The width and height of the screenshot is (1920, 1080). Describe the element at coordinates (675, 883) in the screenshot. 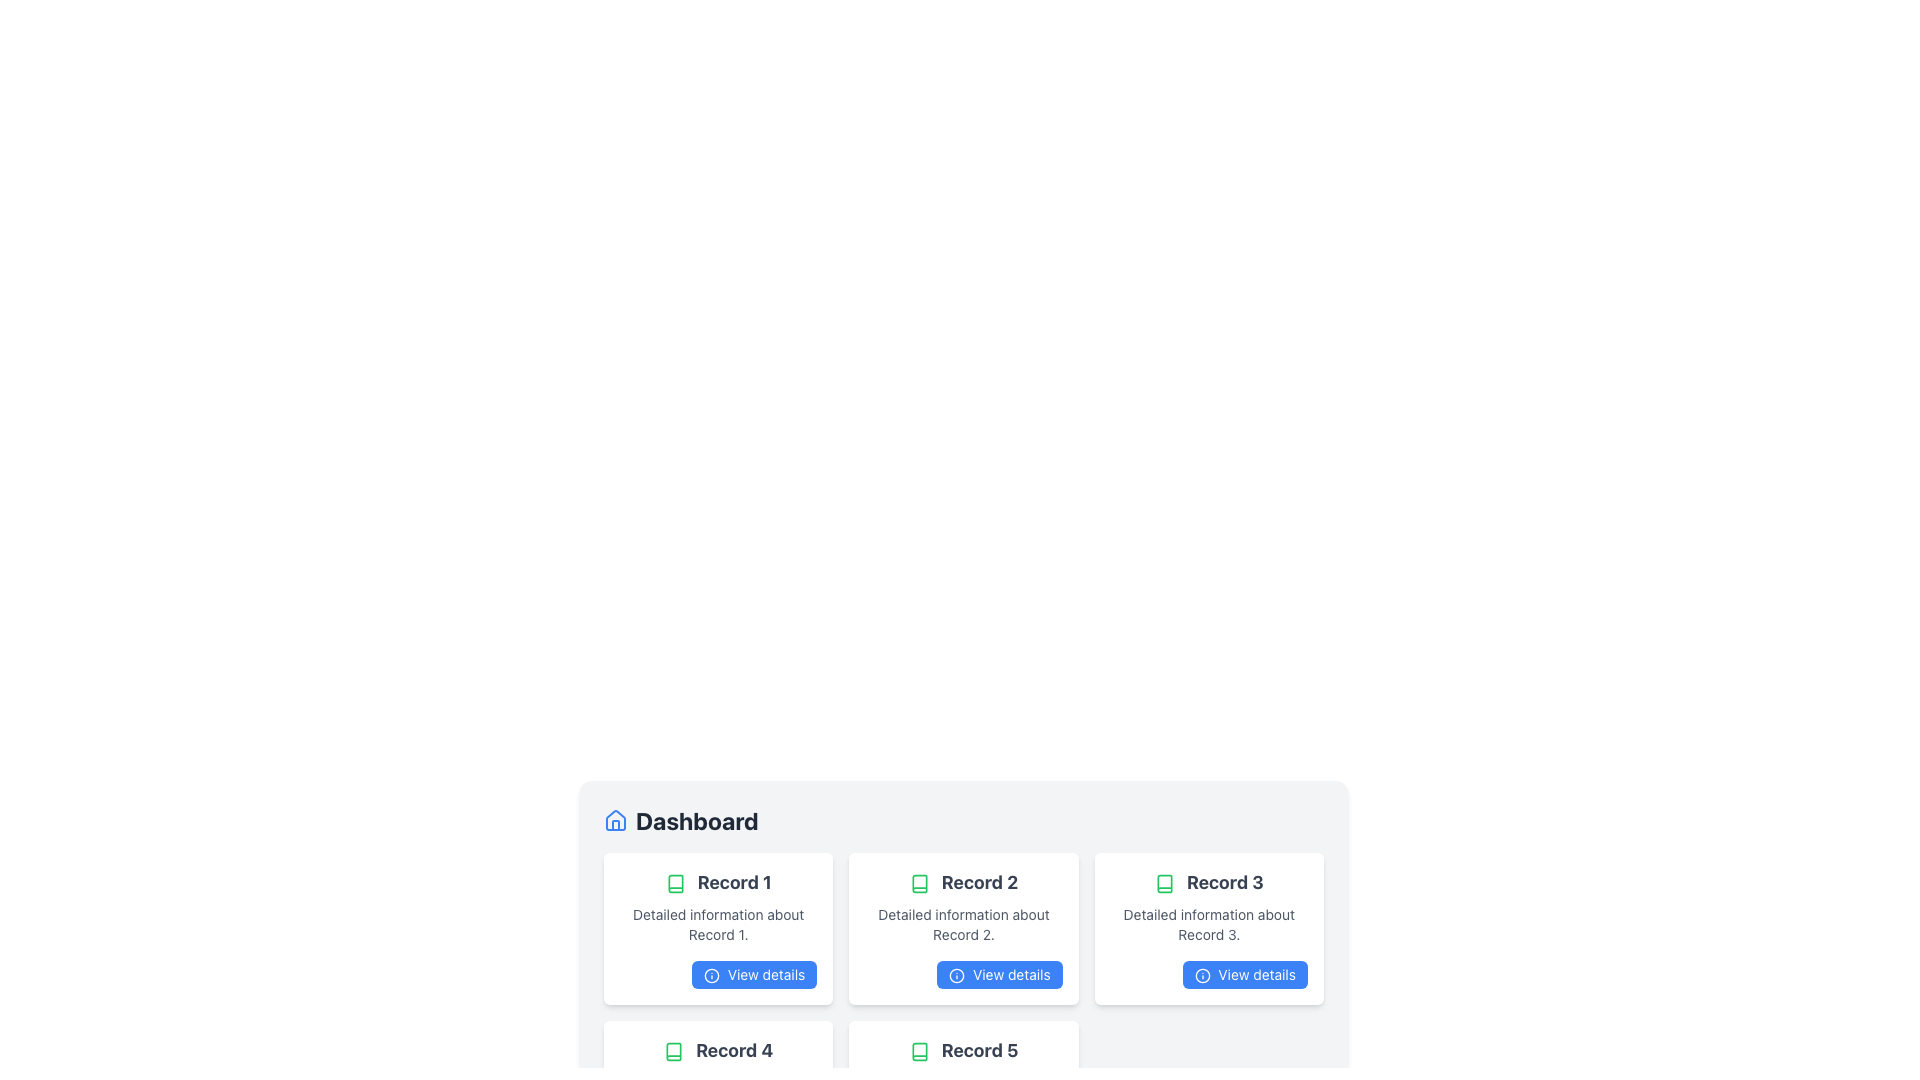

I see `the icon resembling an outline of a book, located in the first card titled 'Record 1', positioned towards the left edge above the title text` at that location.